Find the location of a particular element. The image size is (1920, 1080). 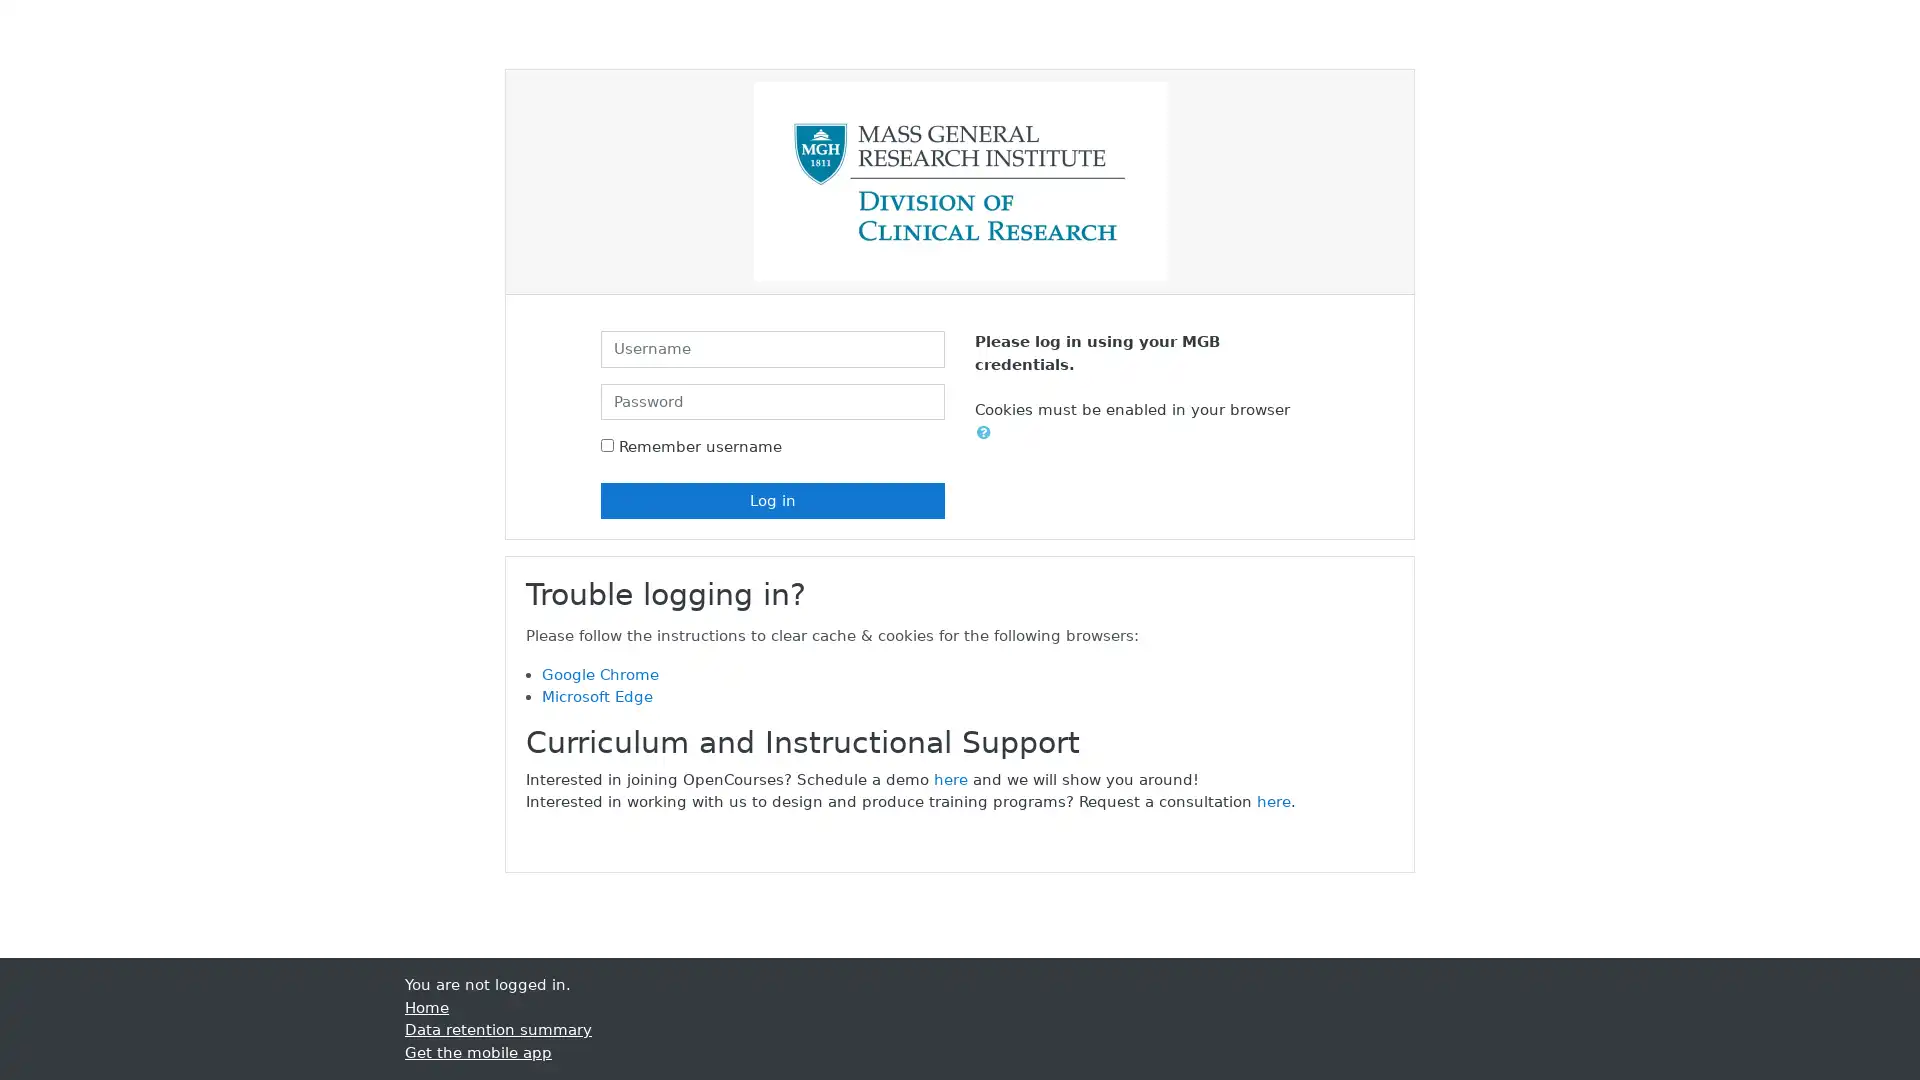

Help with <strong>Please log in using your MGB credentials.&nbsp;<br></strong> <br>Cookies must be enabled in your browser<br> is located at coordinates (988, 431).